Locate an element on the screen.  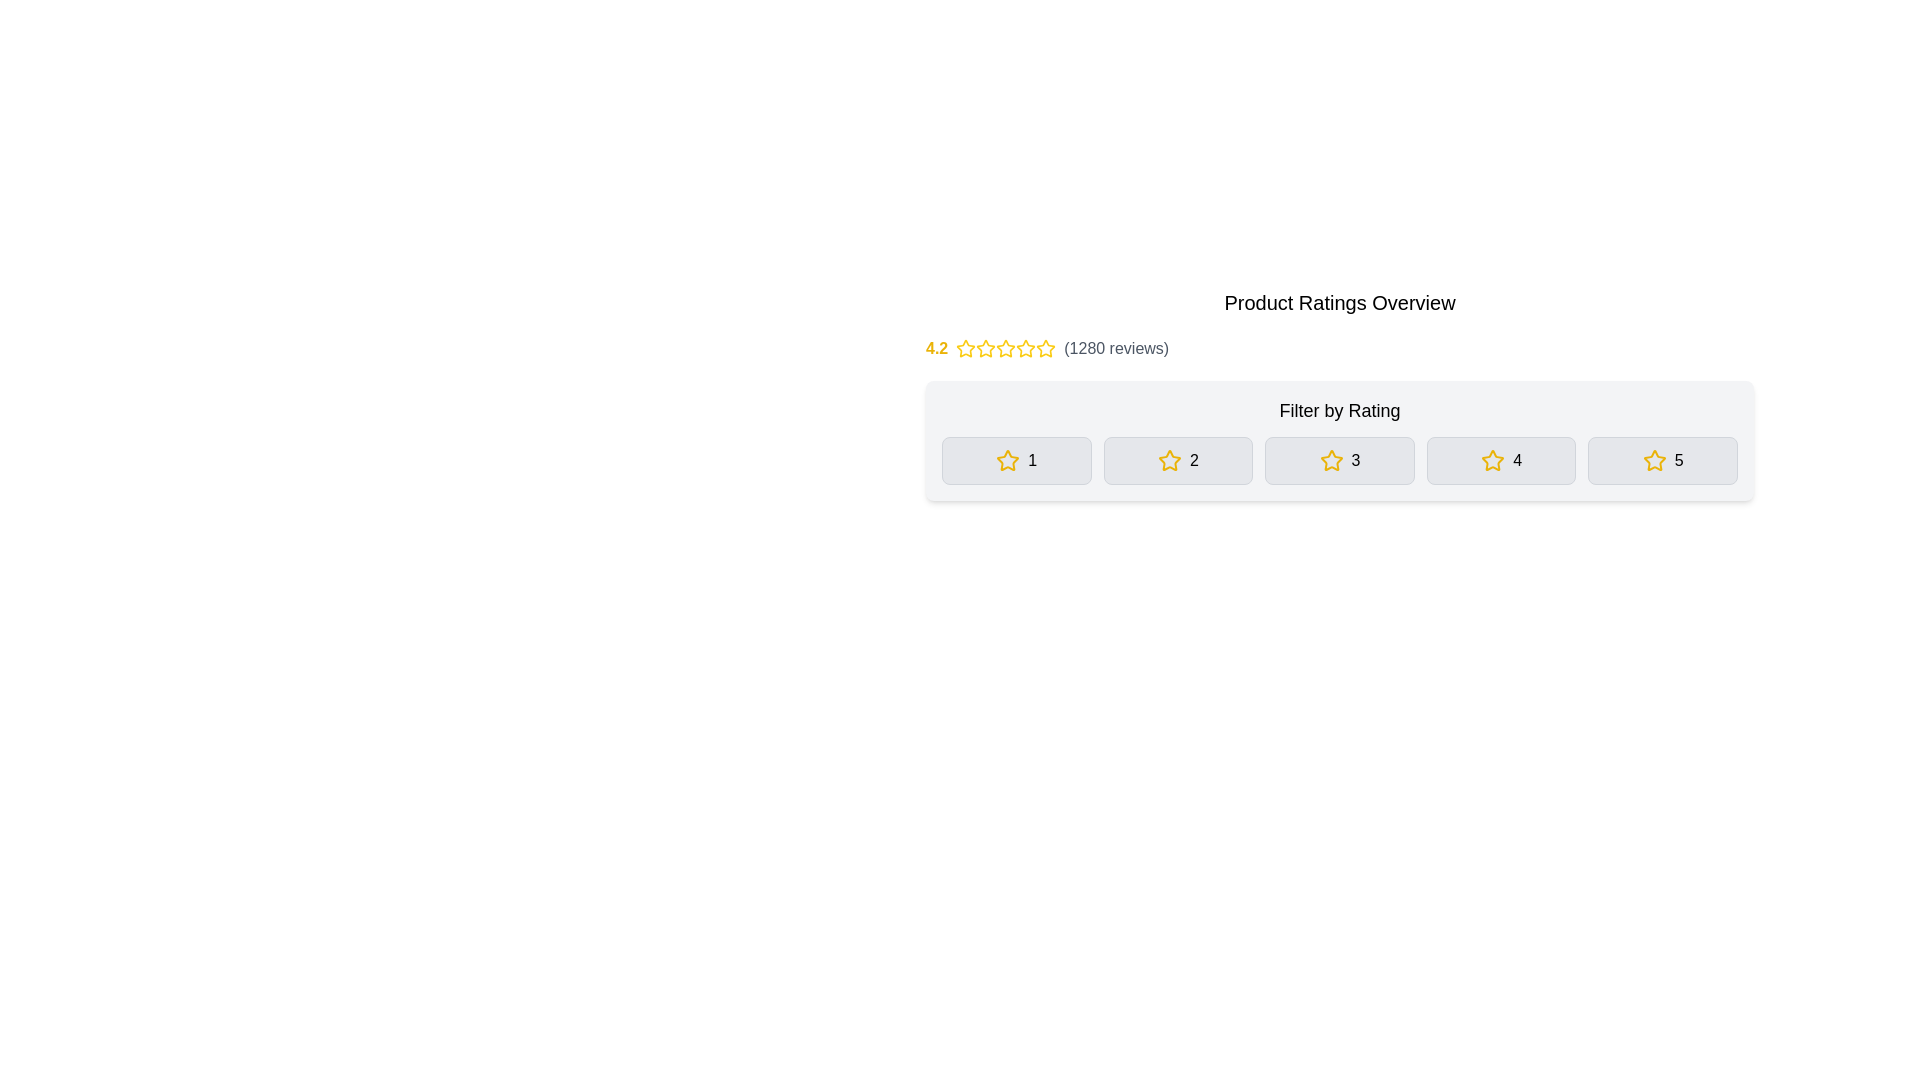
the fifth star icon in the rating component, which is outlined in yellow and located near the rating '4.2' is located at coordinates (1045, 347).